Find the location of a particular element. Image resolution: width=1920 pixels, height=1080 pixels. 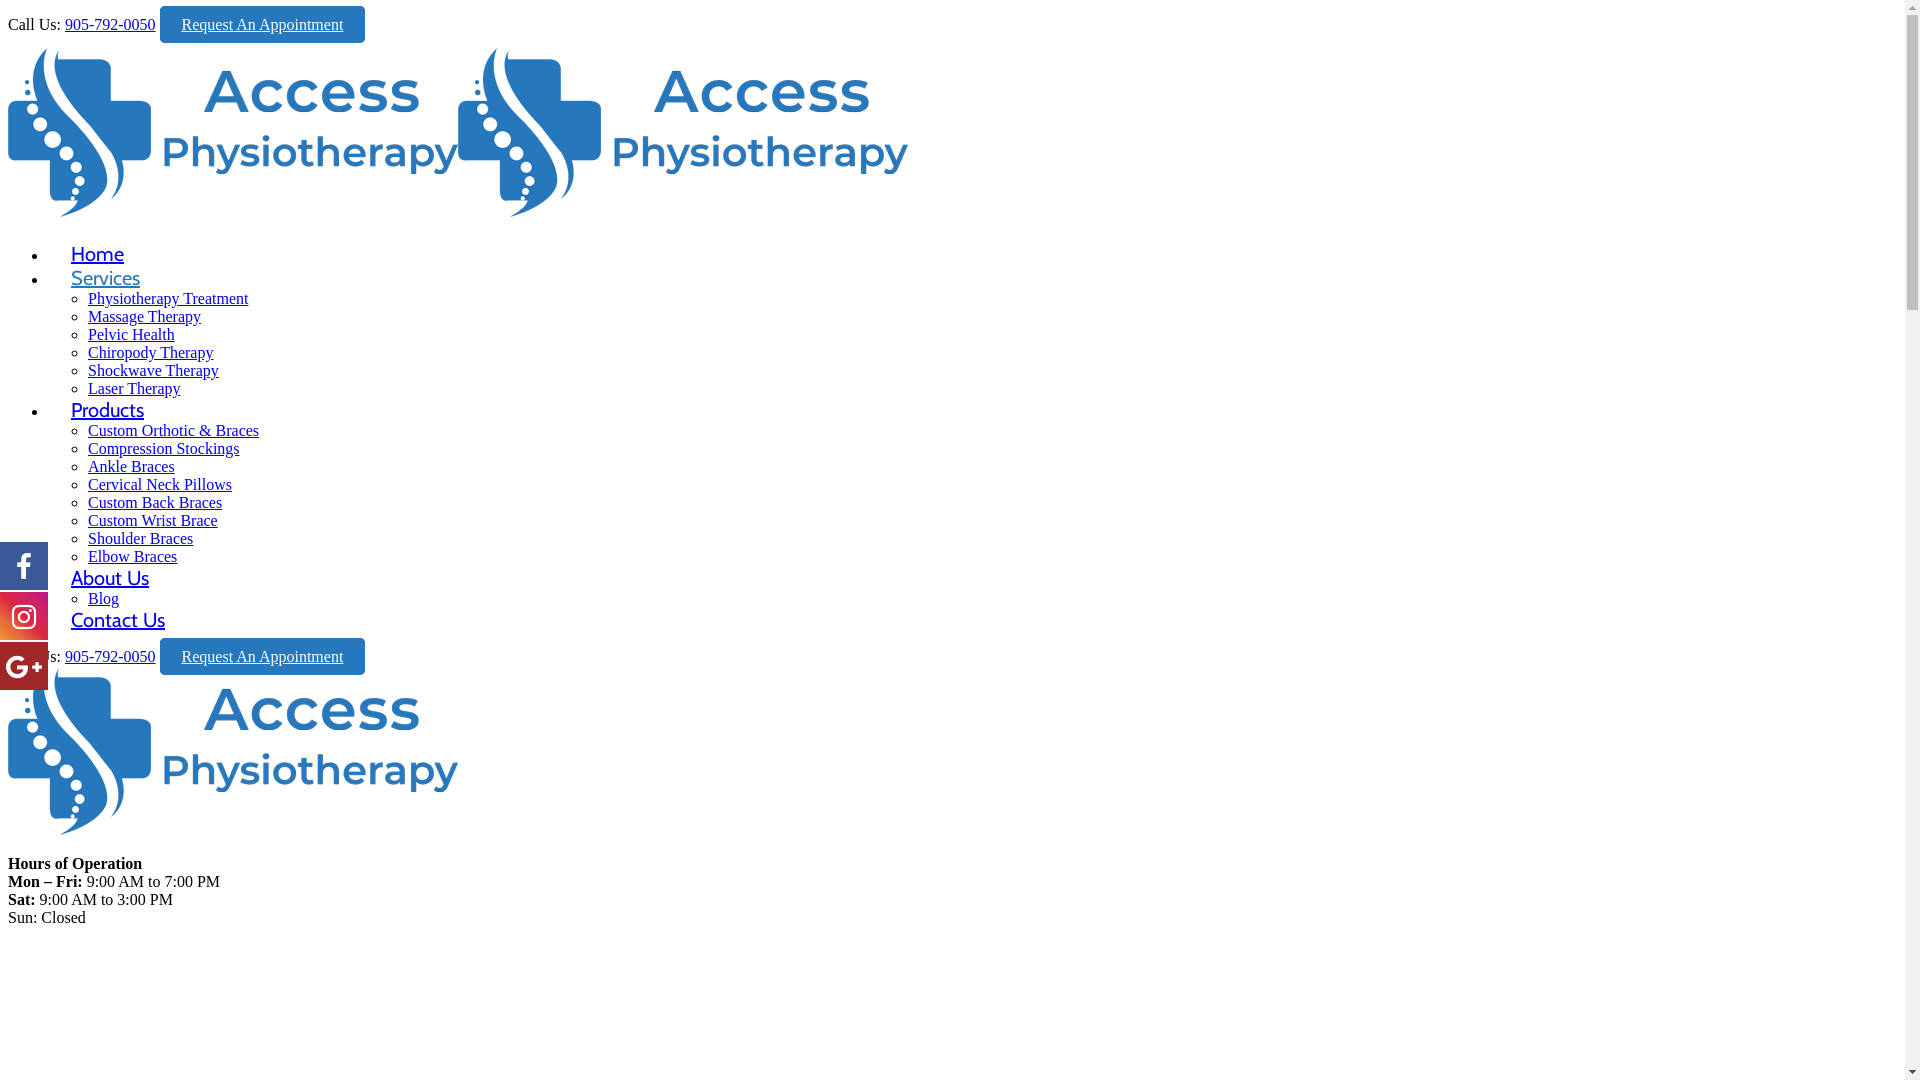

'Chiropody Therapy' is located at coordinates (149, 351).